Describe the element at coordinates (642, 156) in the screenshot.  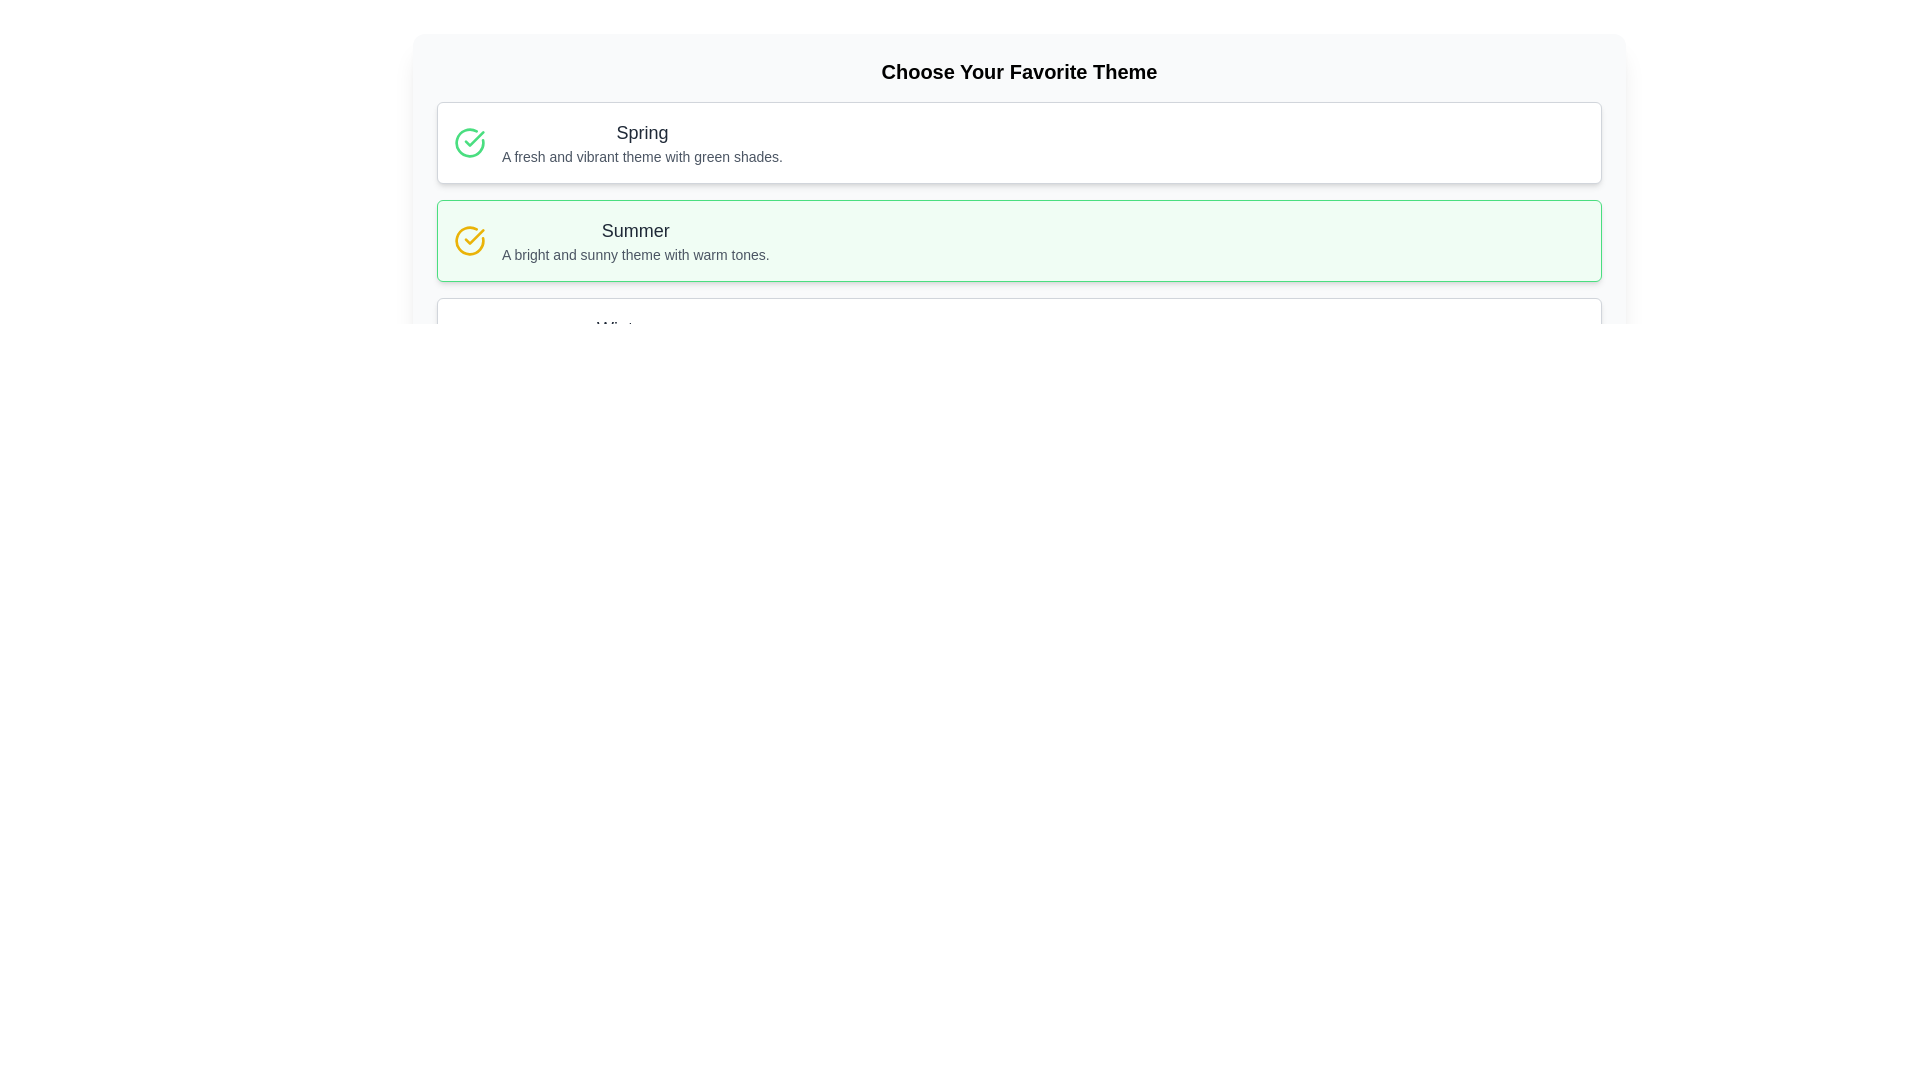
I see `descriptive text located beneath the bolded title 'Spring' in the selection menu to obtain additional information about the 'Spring' theme option` at that location.